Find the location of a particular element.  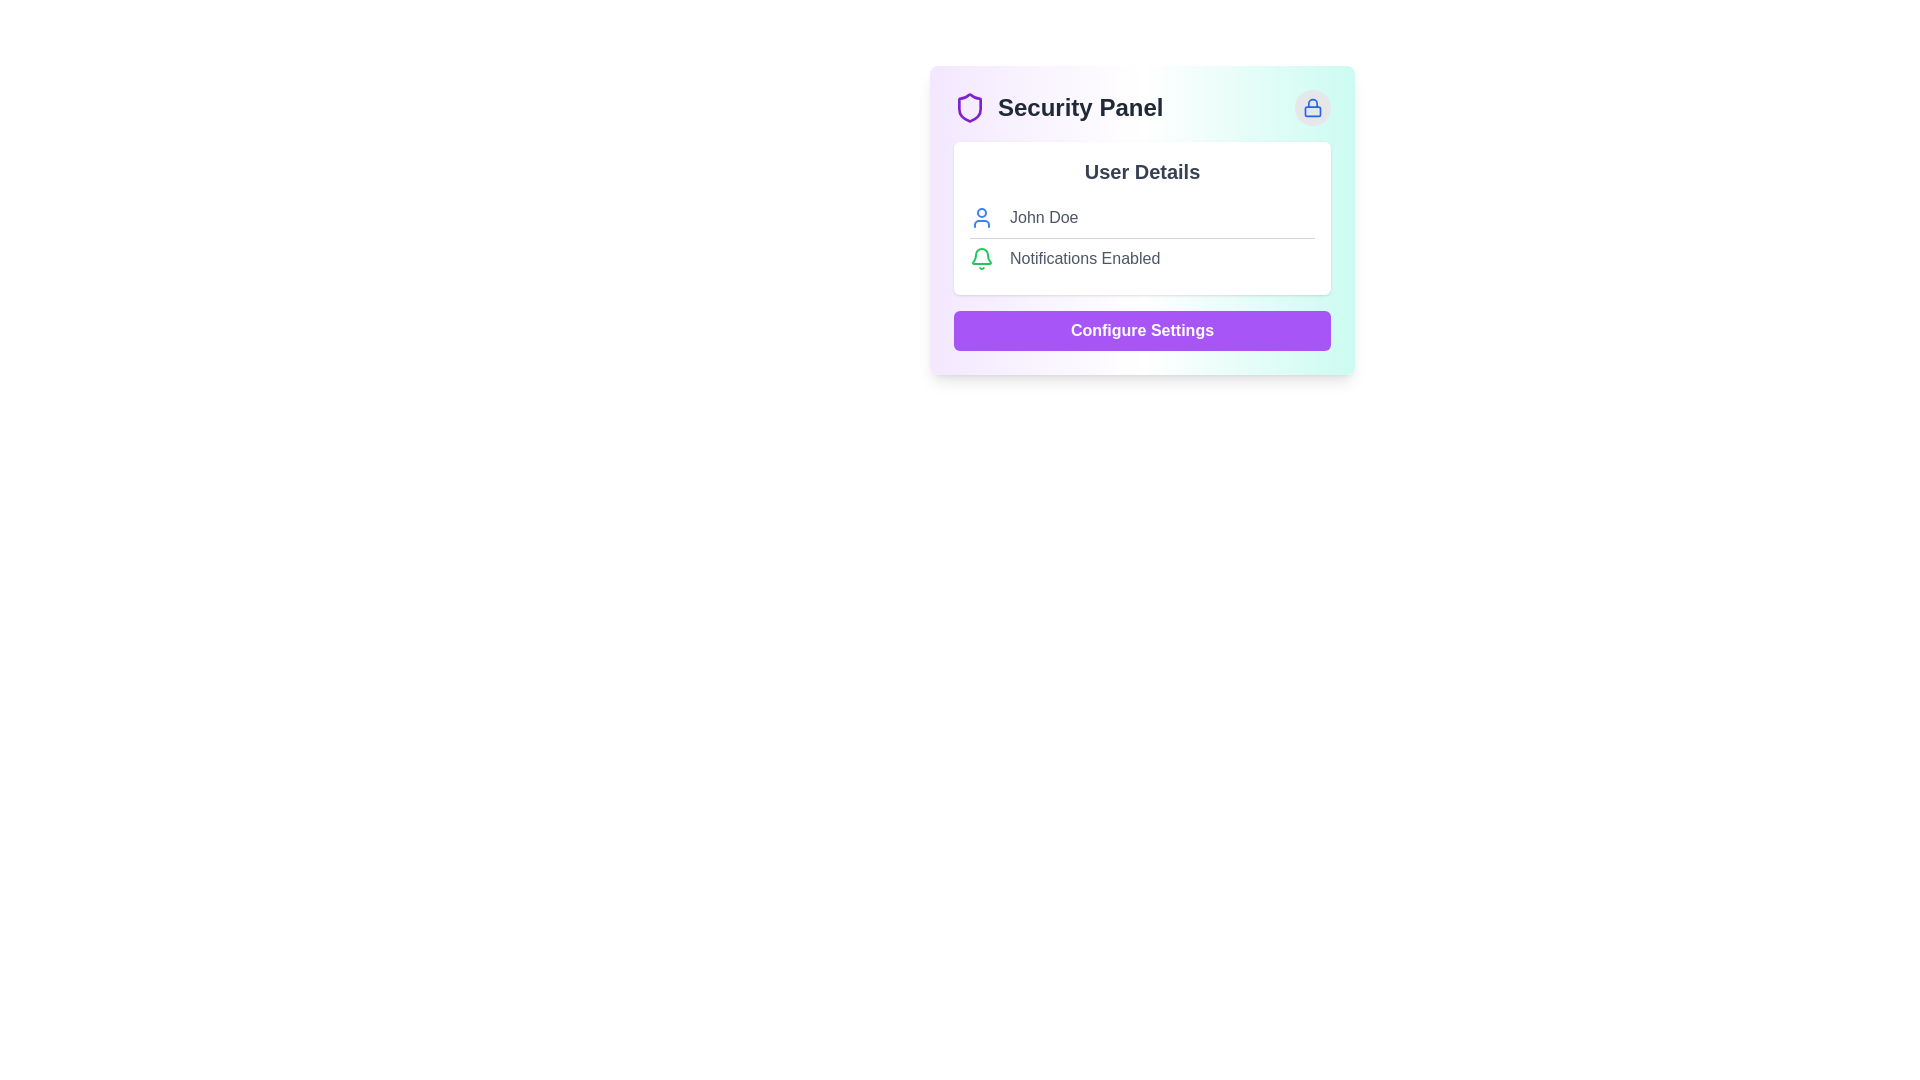

the circular button with a blue lock icon located in the top-right corner of the 'Security Panel' is located at coordinates (1313, 108).